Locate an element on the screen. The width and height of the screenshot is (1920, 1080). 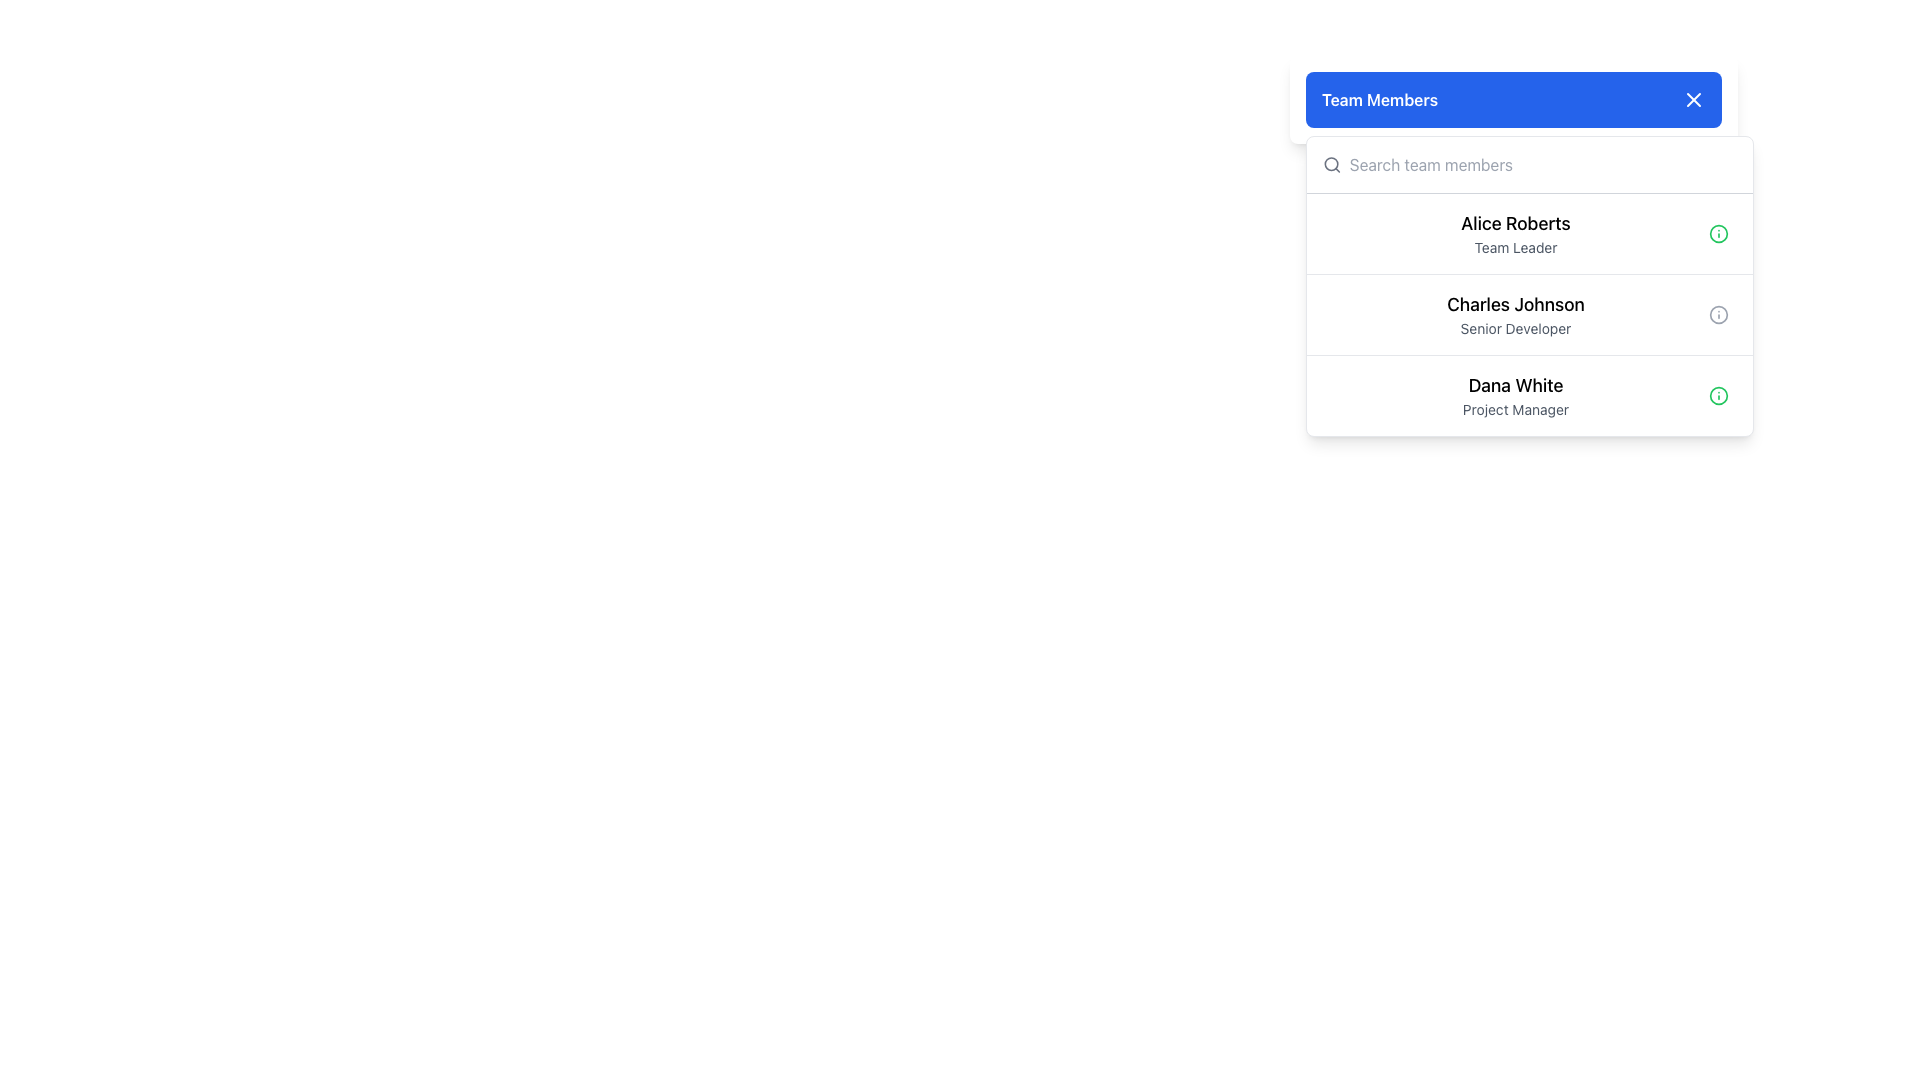
the text label displaying 'Charles Johnson', which is the second item in the 'Team Members' list inside the modal is located at coordinates (1516, 304).